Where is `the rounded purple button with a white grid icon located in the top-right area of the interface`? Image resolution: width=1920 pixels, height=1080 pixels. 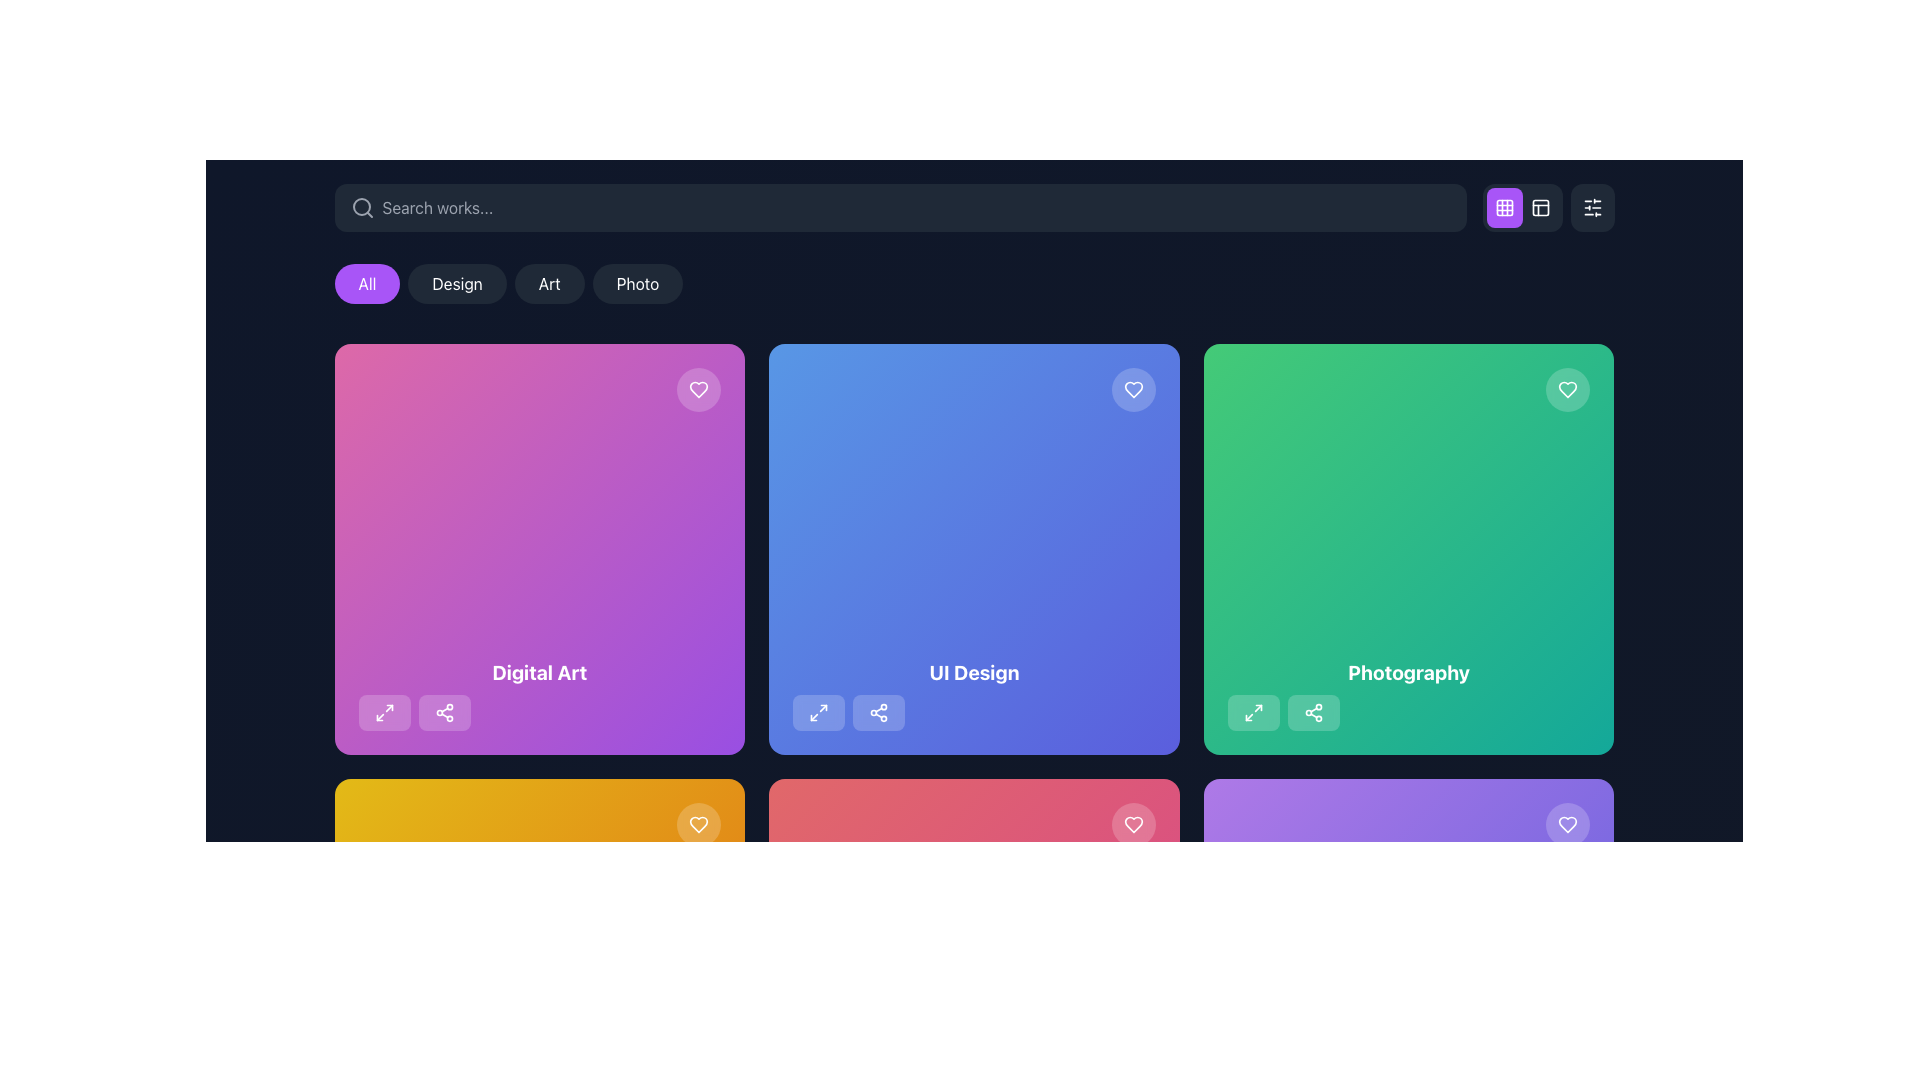 the rounded purple button with a white grid icon located in the top-right area of the interface is located at coordinates (1504, 208).